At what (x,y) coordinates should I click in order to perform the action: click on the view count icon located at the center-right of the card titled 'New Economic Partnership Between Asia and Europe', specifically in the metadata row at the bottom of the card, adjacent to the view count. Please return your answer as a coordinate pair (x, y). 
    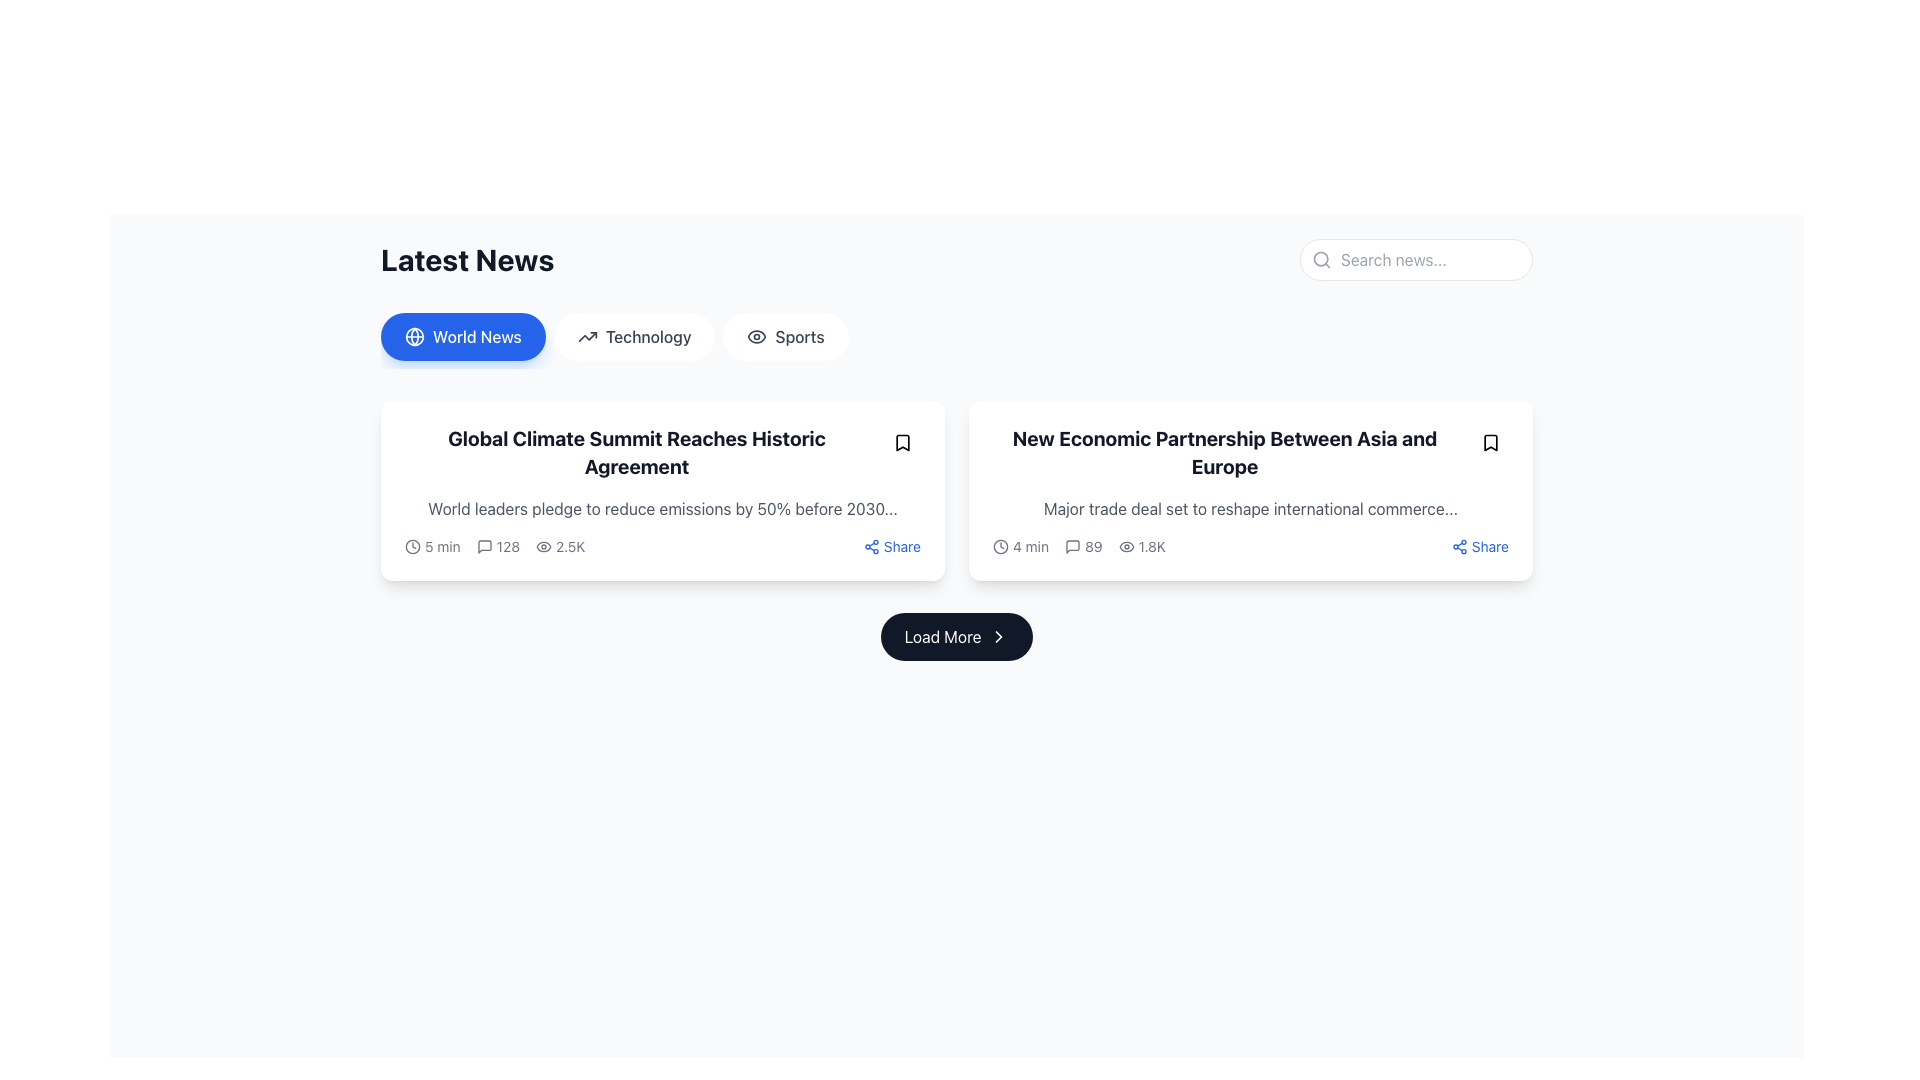
    Looking at the image, I should click on (1126, 547).